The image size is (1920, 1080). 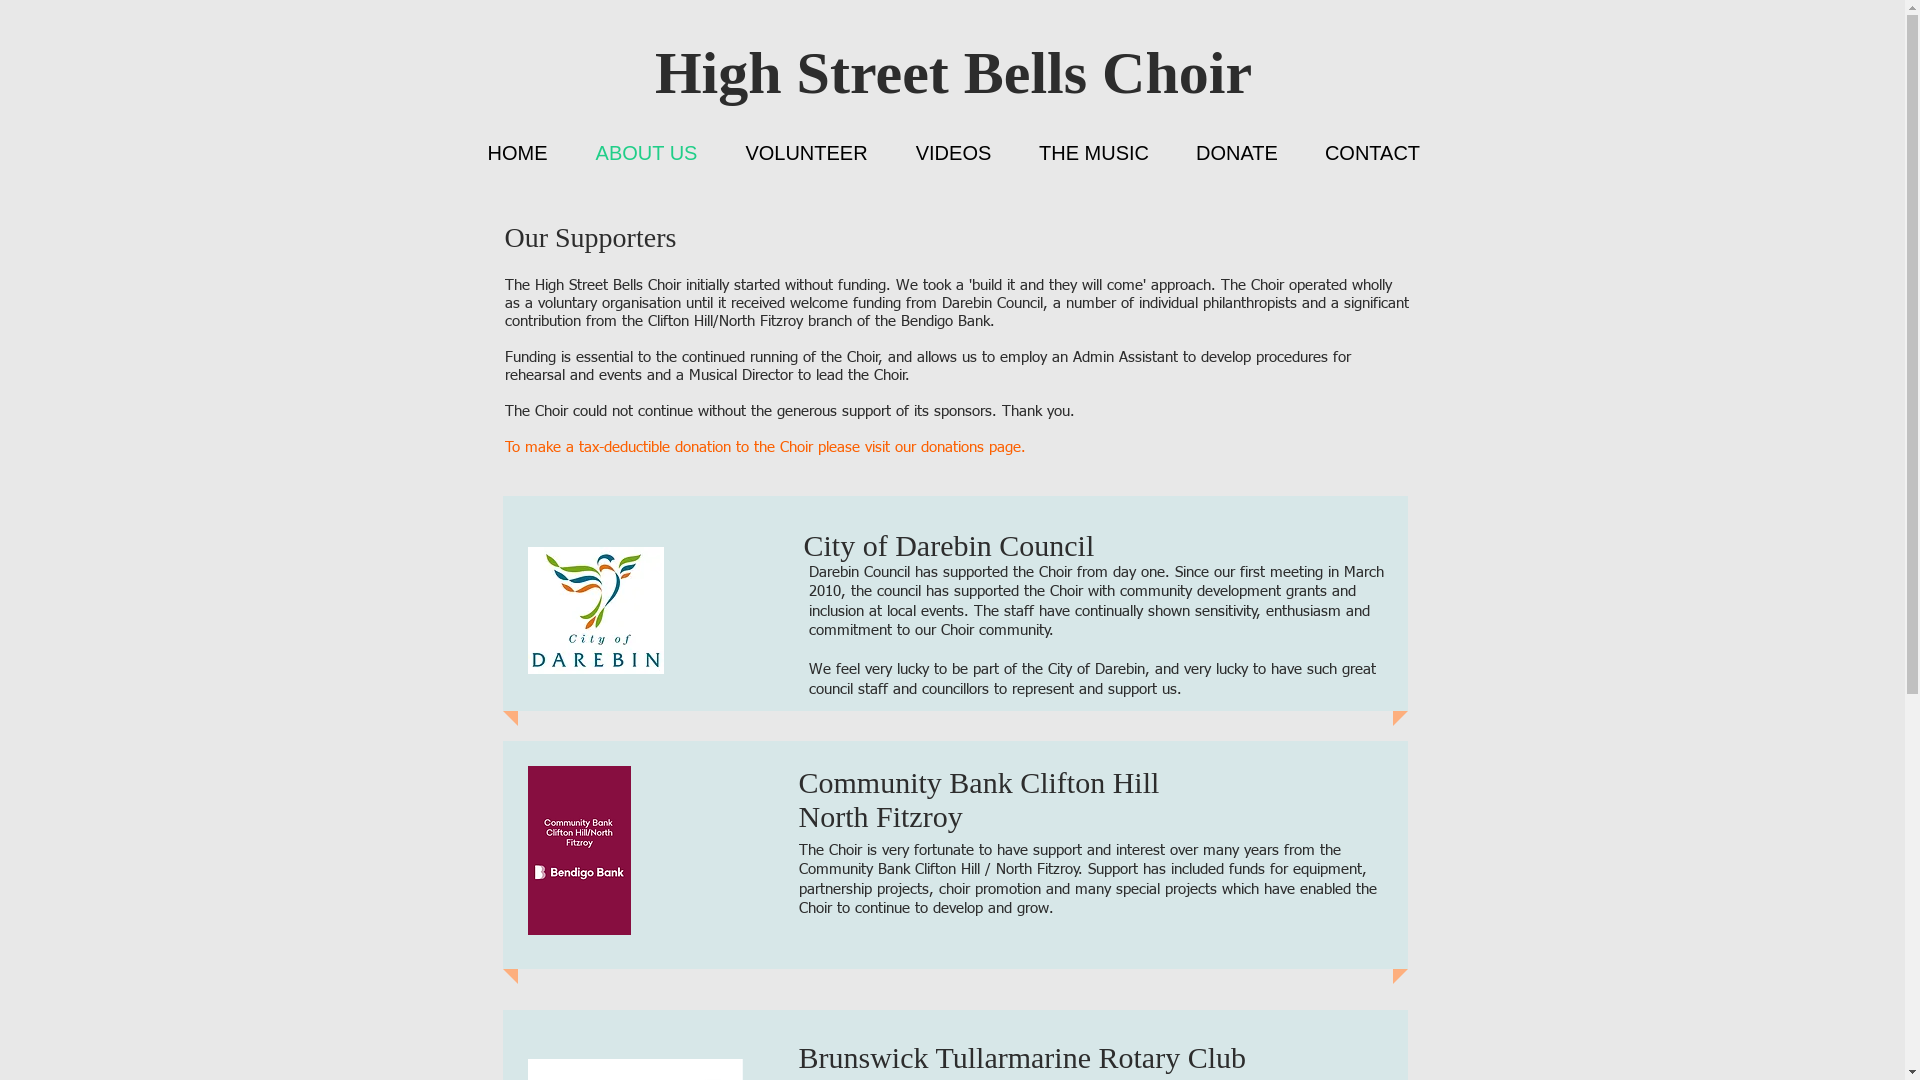 I want to click on 'VIDEOS', so click(x=953, y=152).